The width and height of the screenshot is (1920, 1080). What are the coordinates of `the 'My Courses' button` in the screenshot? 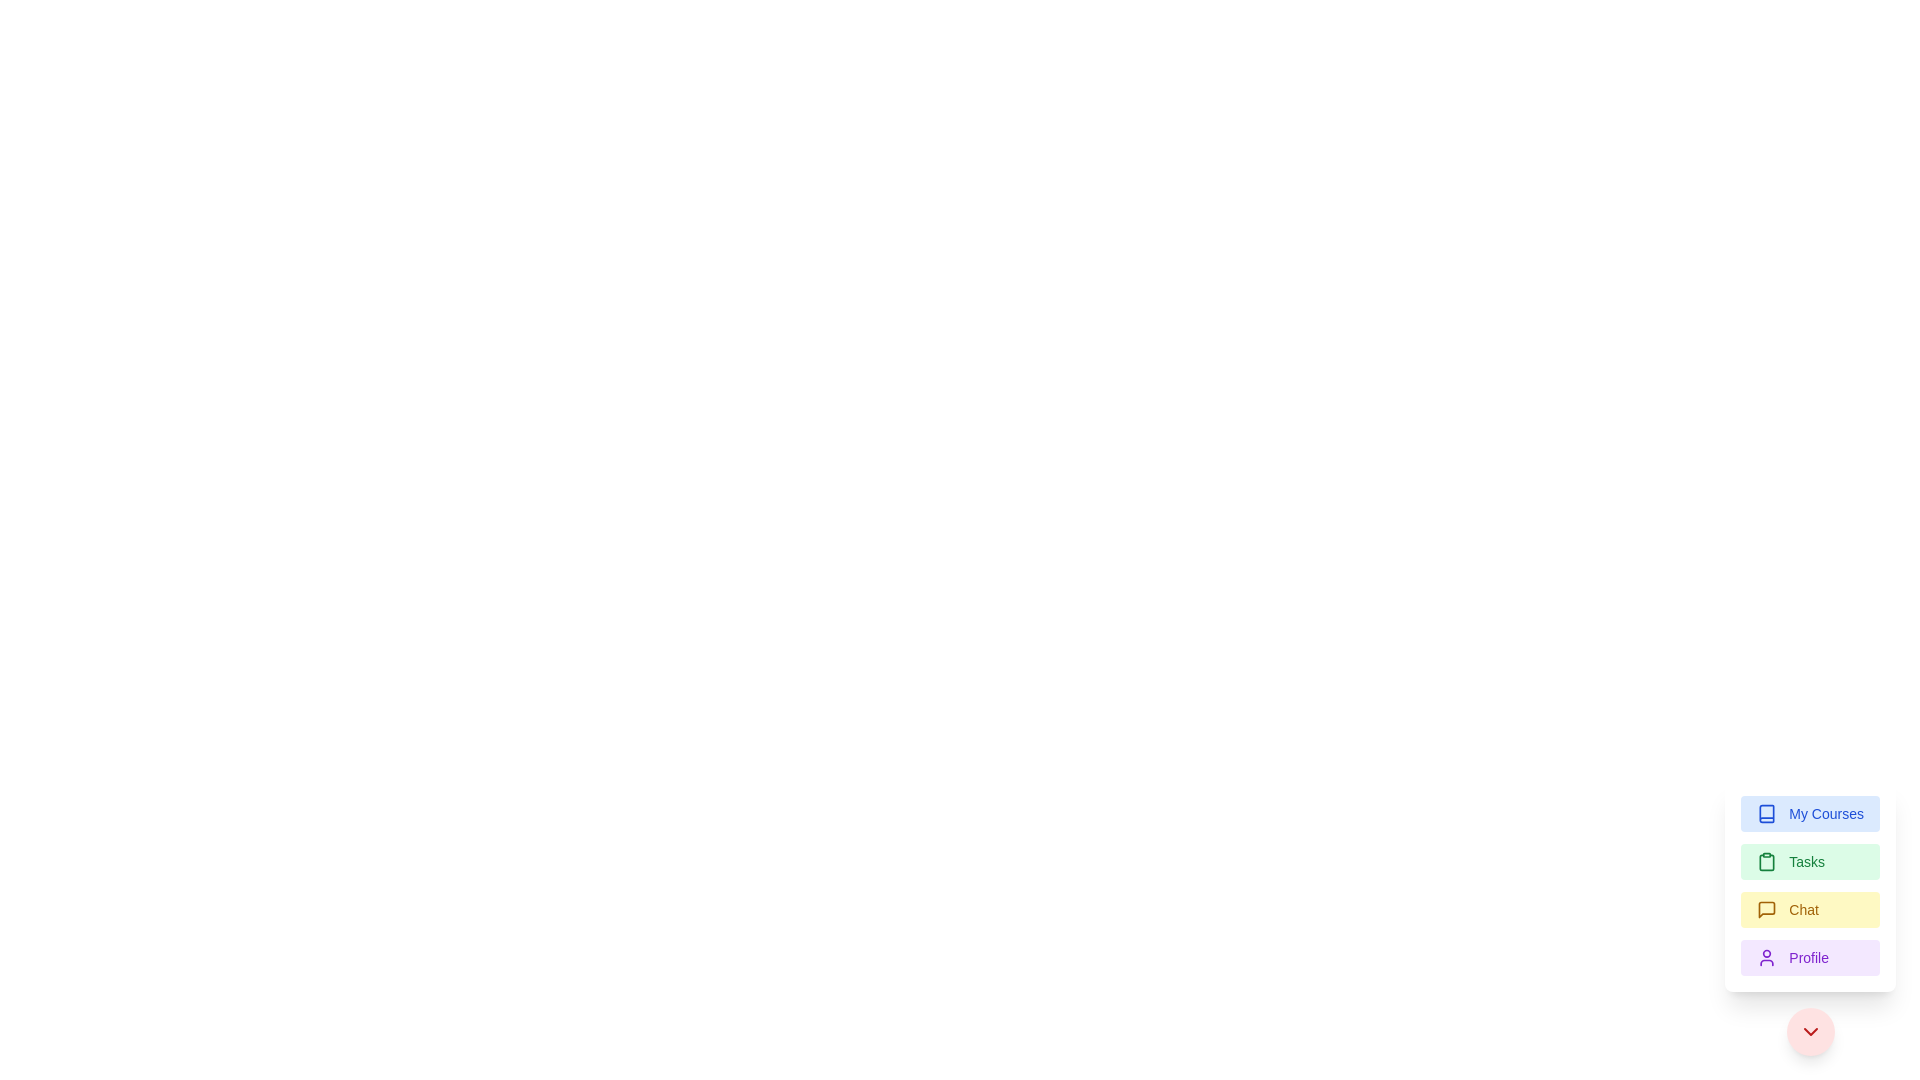 It's located at (1810, 813).